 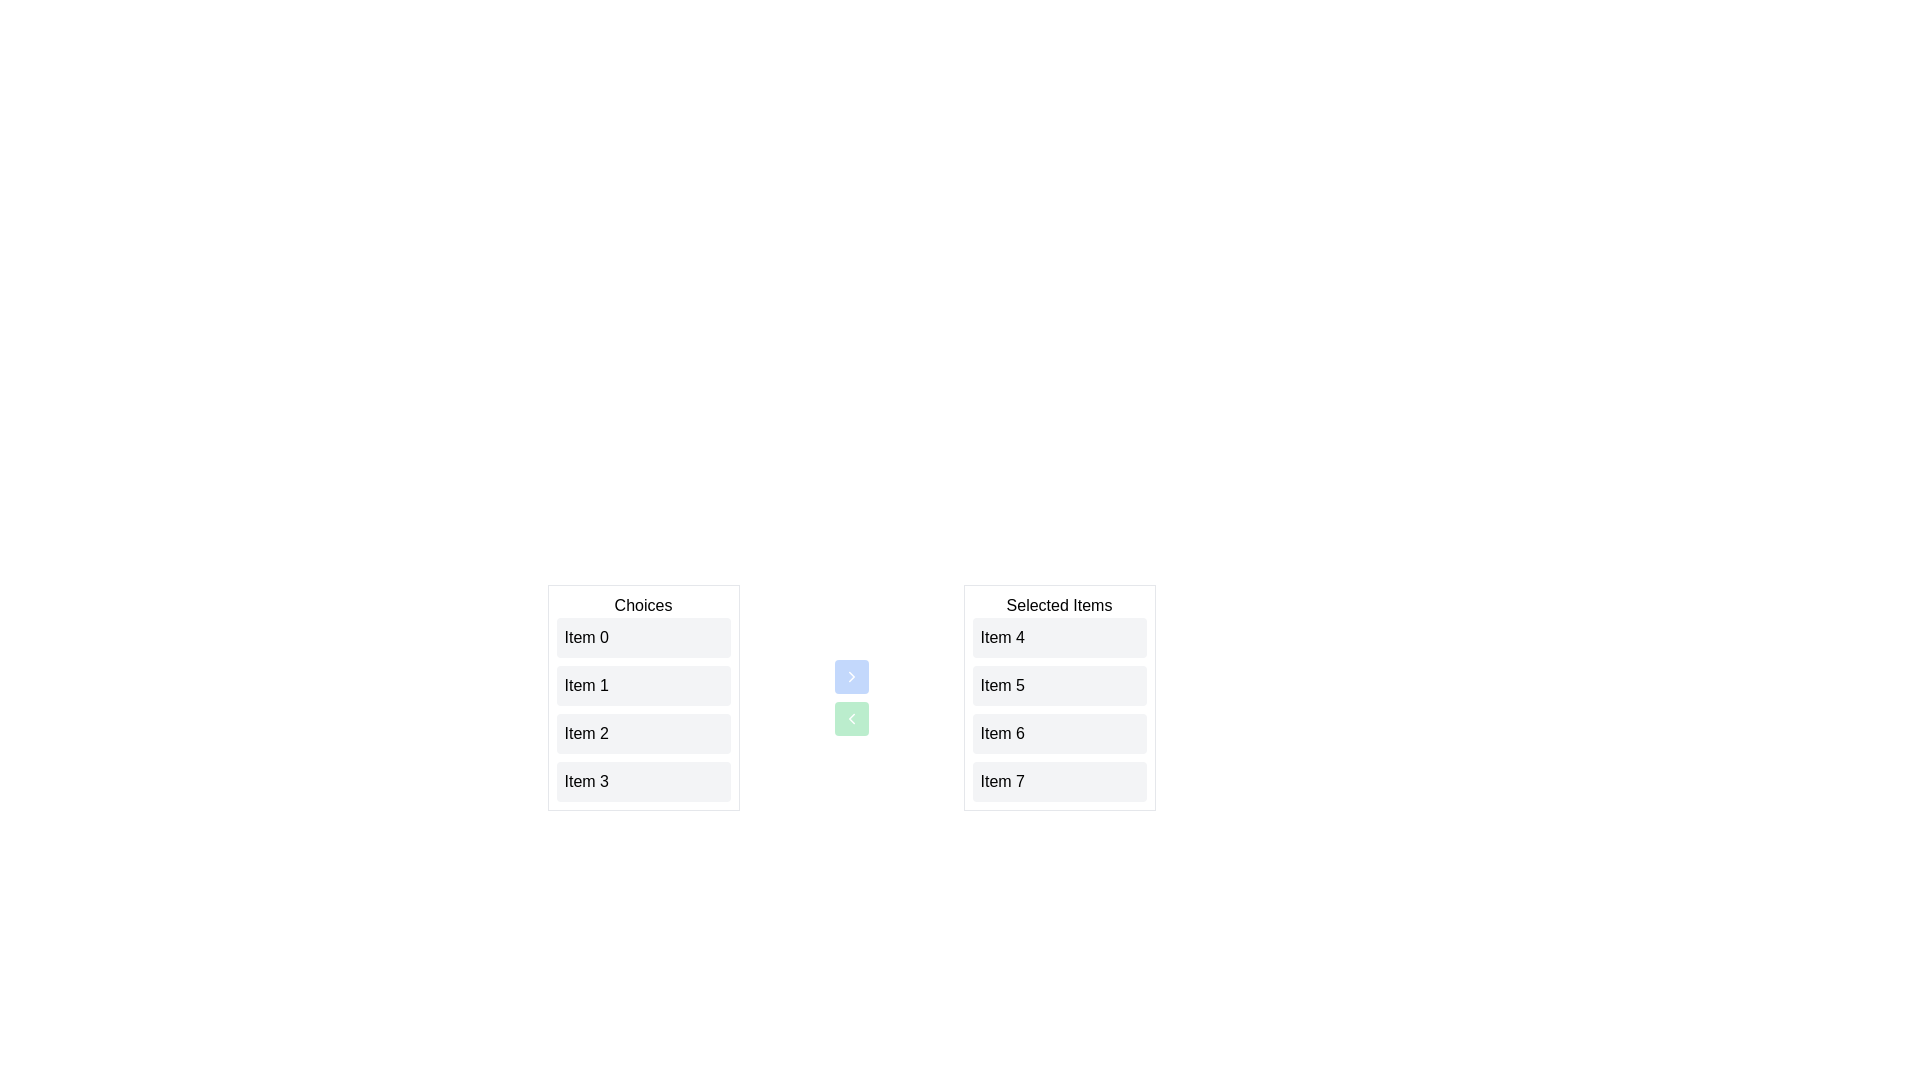 What do you see at coordinates (1002, 637) in the screenshot?
I see `the text label representing 'Item 4' in the 'Selected Items' column by moving the cursor to its center point` at bounding box center [1002, 637].